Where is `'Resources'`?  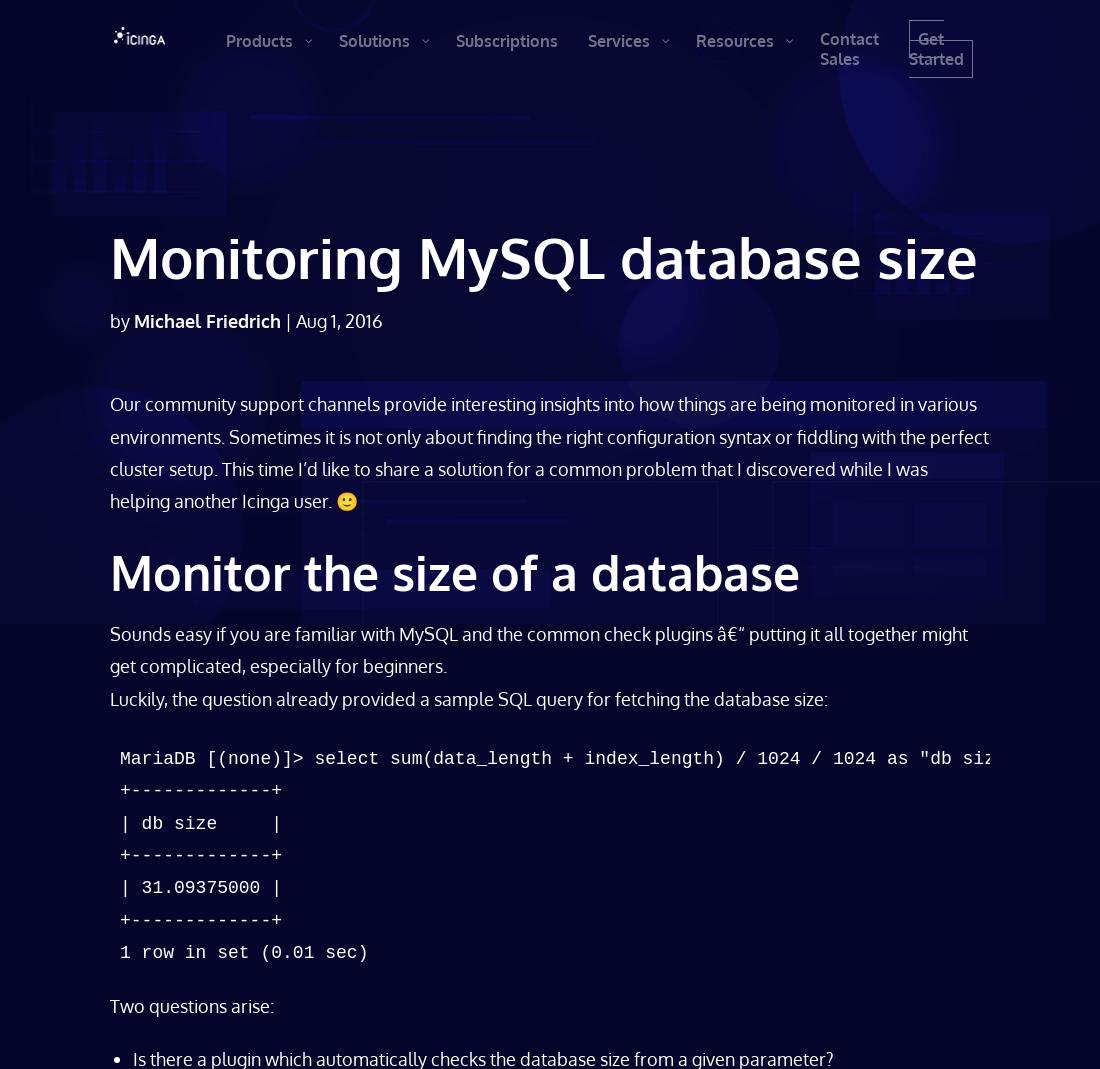
'Resources' is located at coordinates (747, 38).